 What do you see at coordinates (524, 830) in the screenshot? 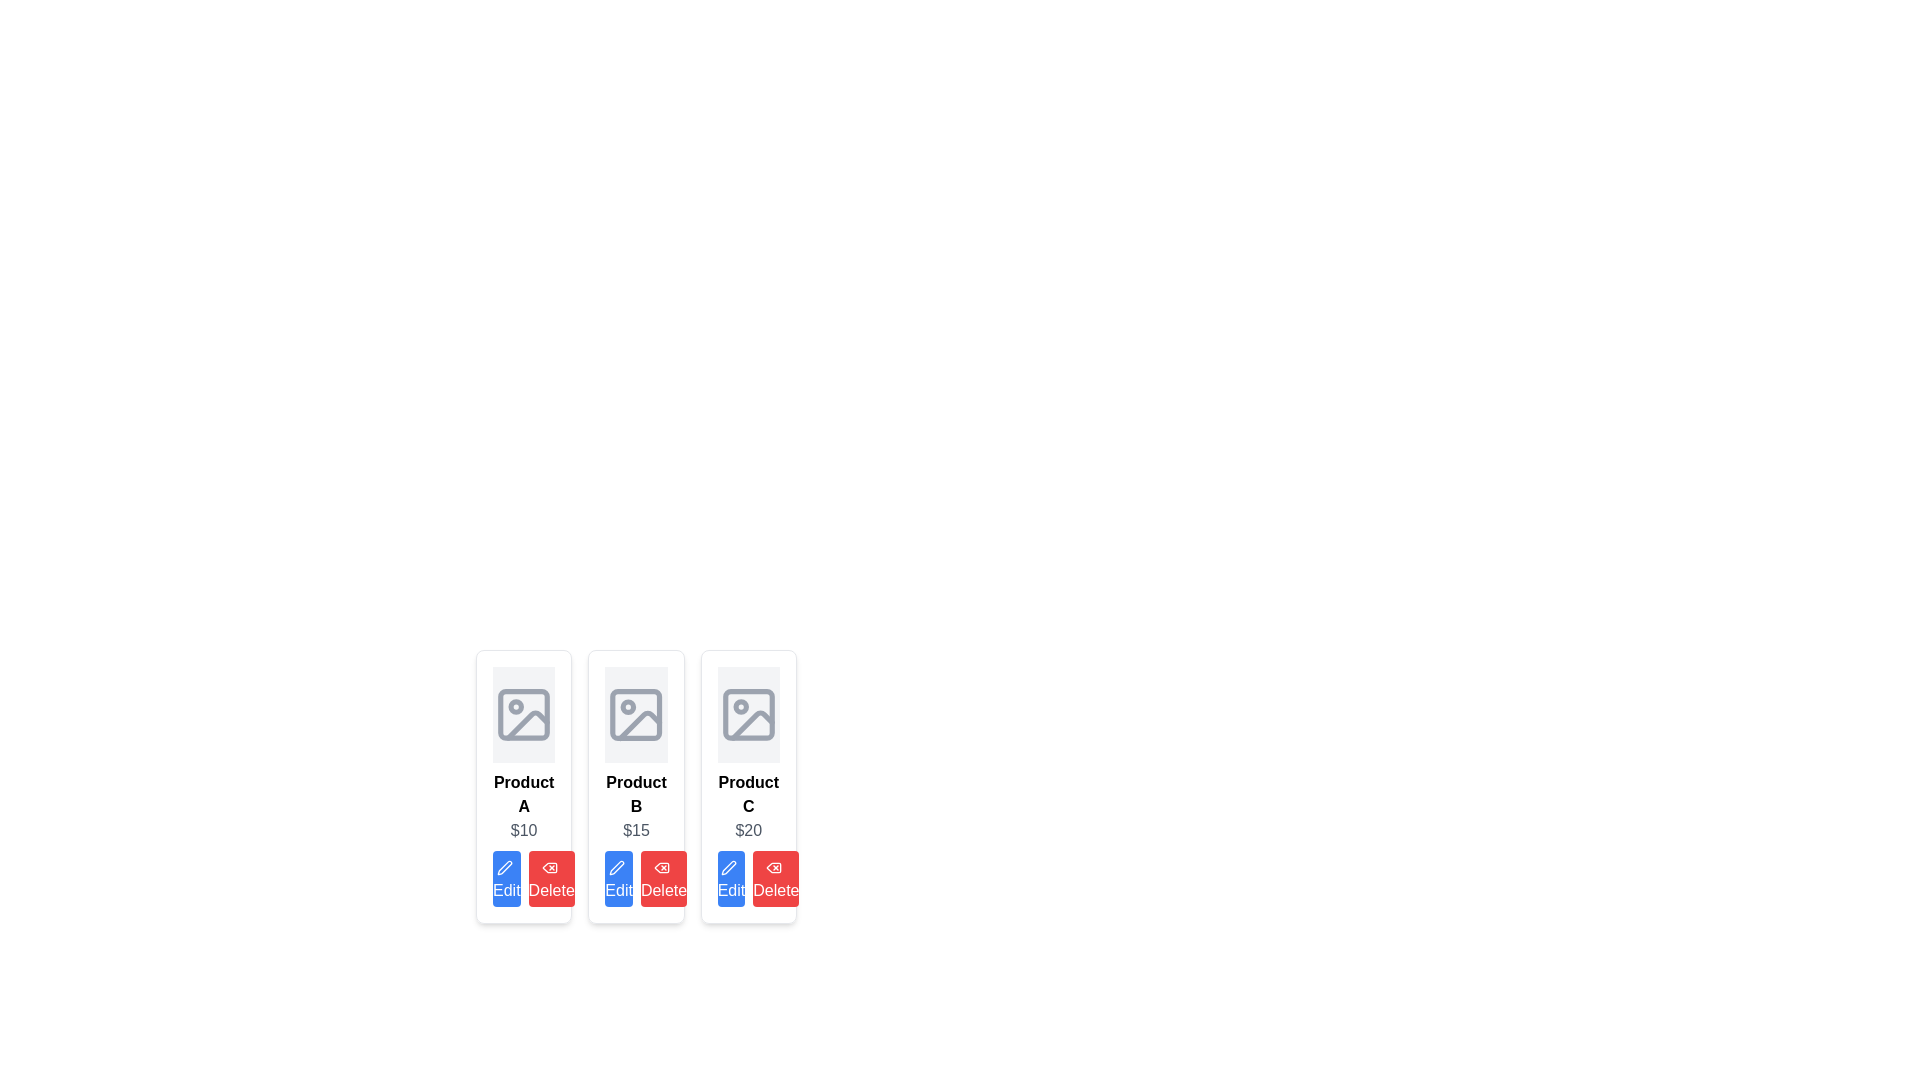
I see `the text label displaying '$10', which is located below the product title 'Product A' and above the action buttons 'Edit' and 'Delete'` at bounding box center [524, 830].